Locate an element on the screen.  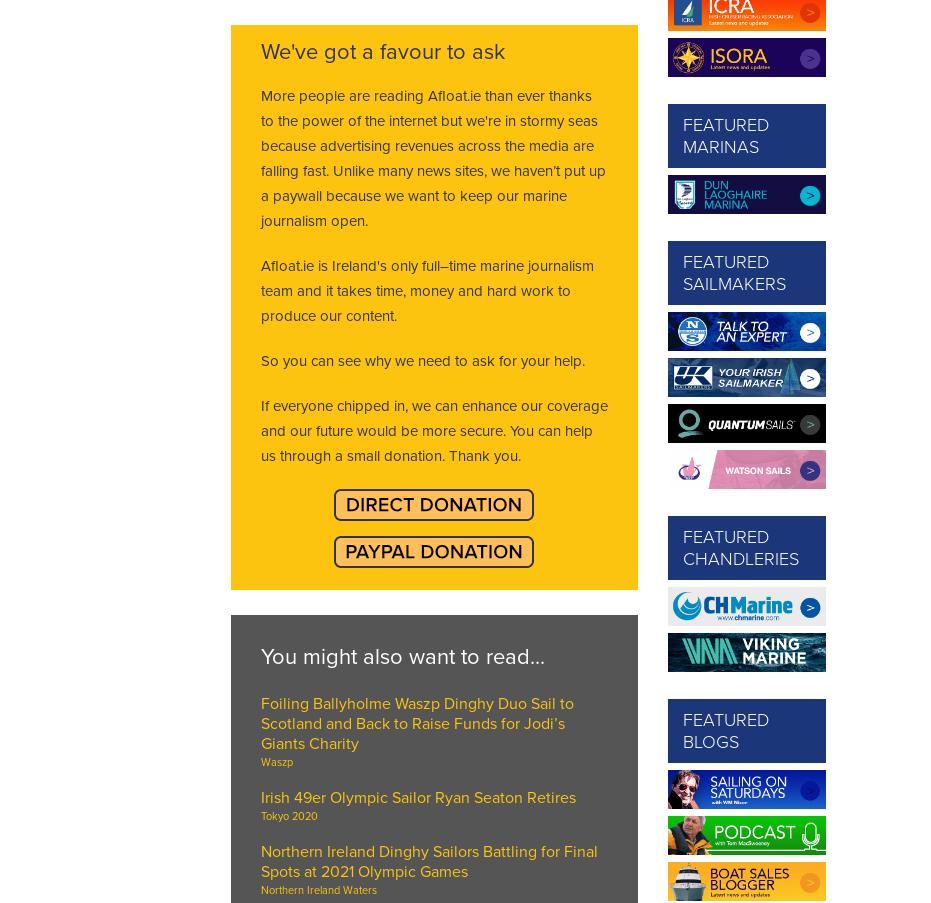
'Featured Sailmakers' is located at coordinates (734, 270).